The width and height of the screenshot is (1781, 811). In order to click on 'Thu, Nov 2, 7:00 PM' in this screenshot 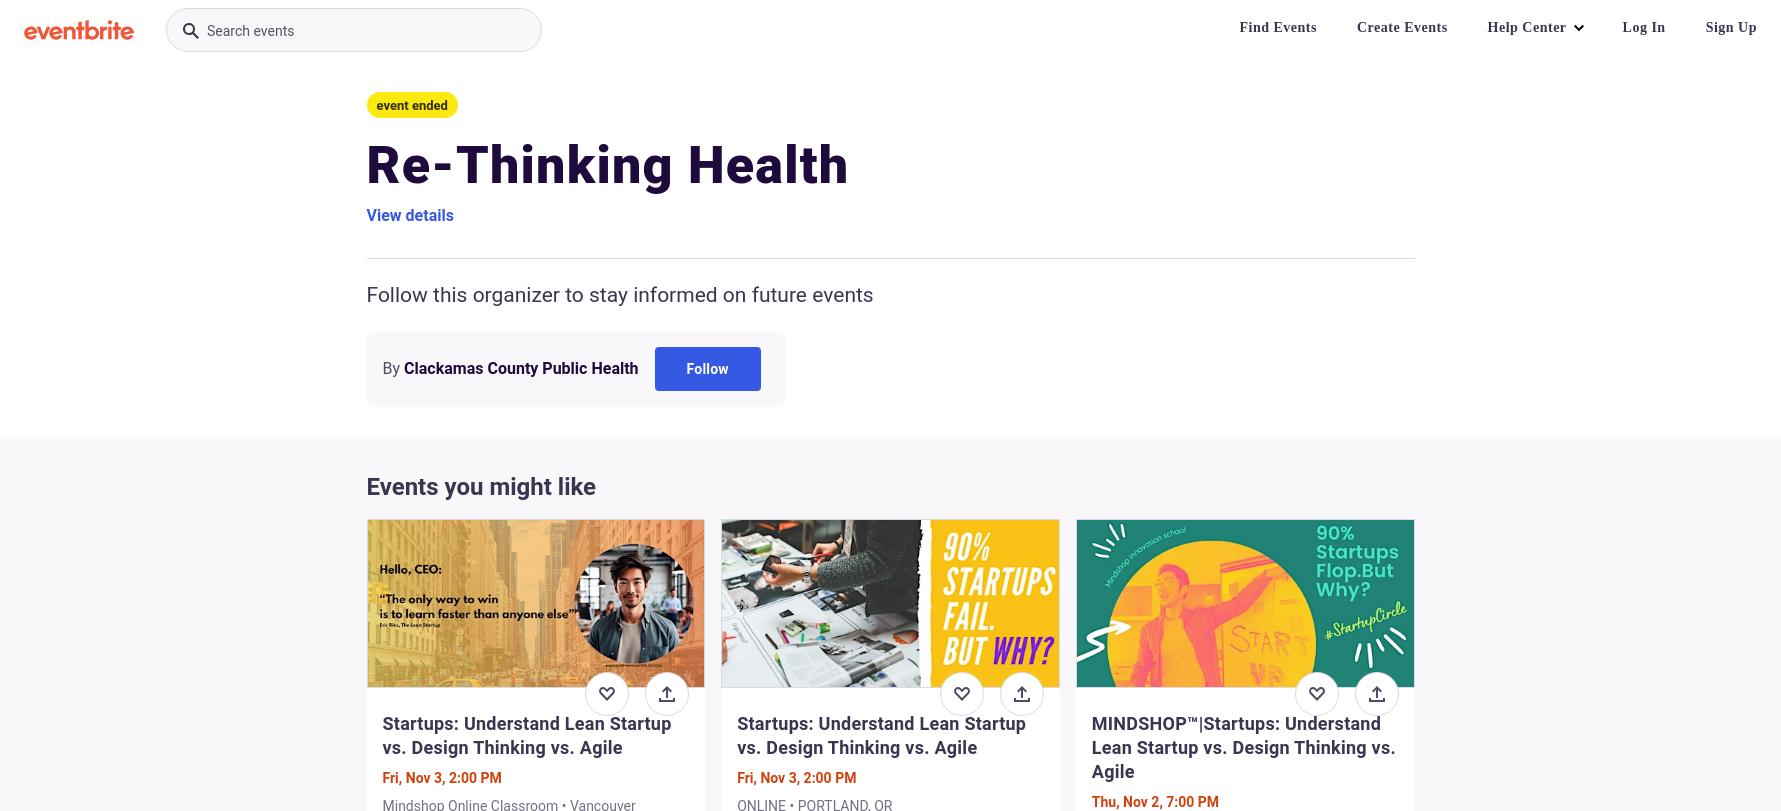, I will do `click(1154, 800)`.